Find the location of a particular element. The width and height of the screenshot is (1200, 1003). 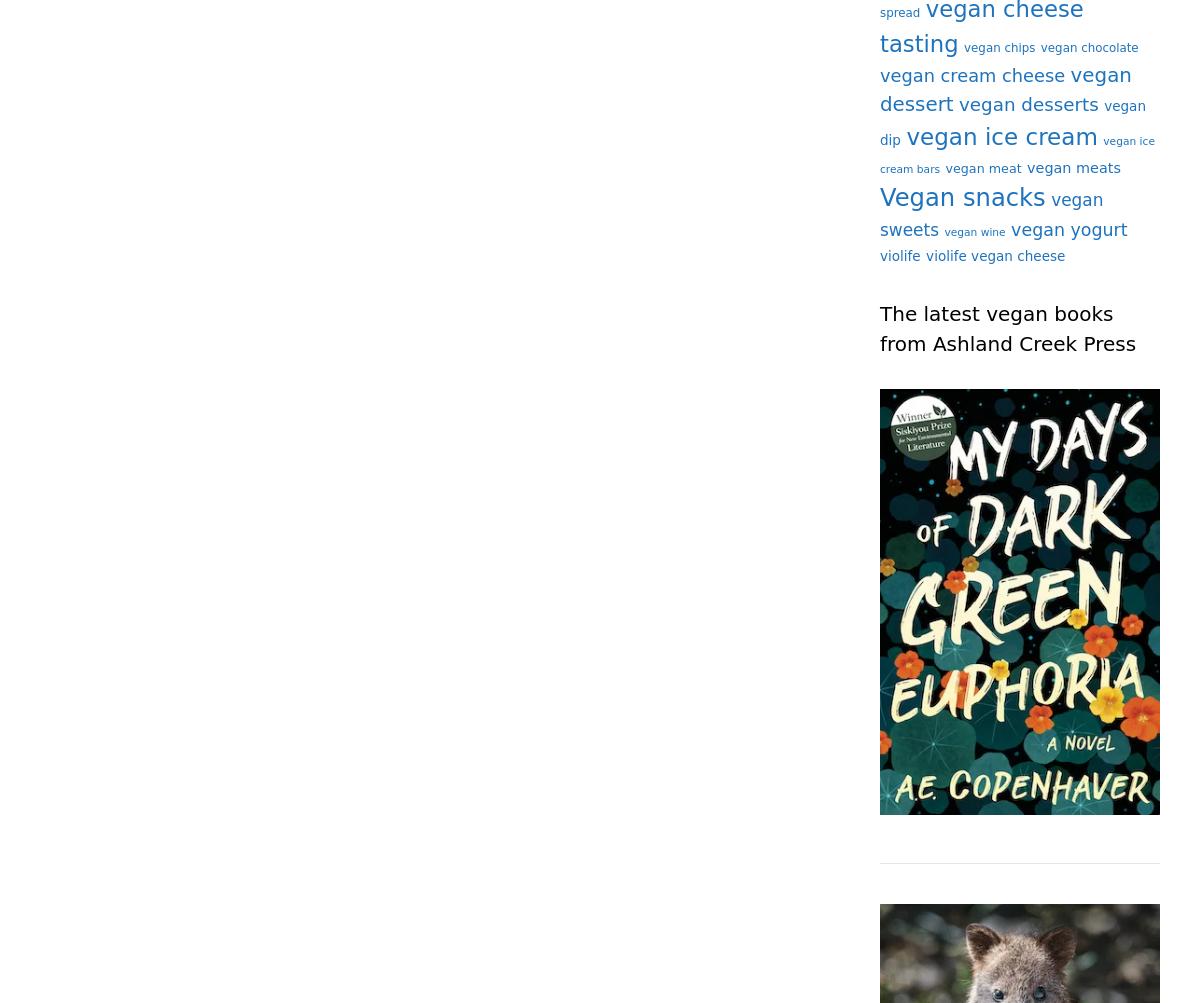

'Vegan snacks' is located at coordinates (878, 196).